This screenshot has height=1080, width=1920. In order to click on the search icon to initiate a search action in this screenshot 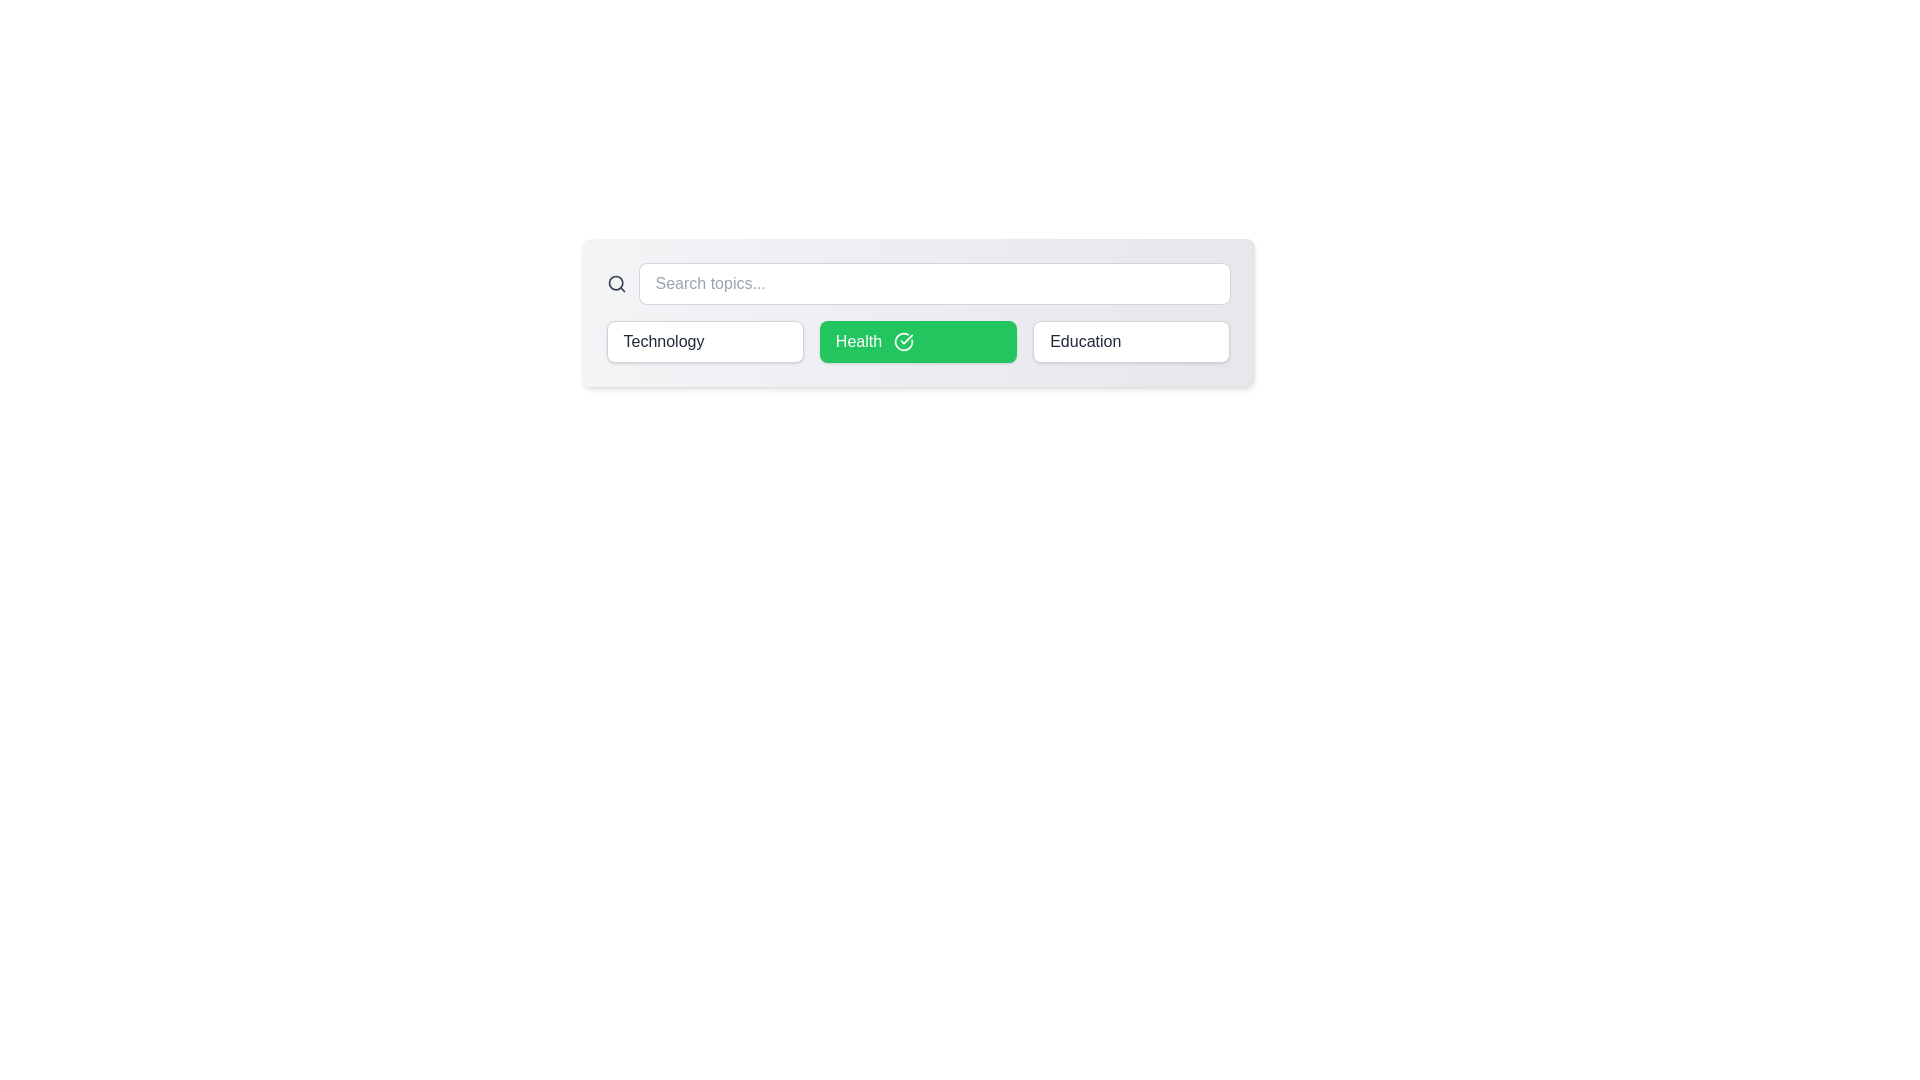, I will do `click(615, 284)`.